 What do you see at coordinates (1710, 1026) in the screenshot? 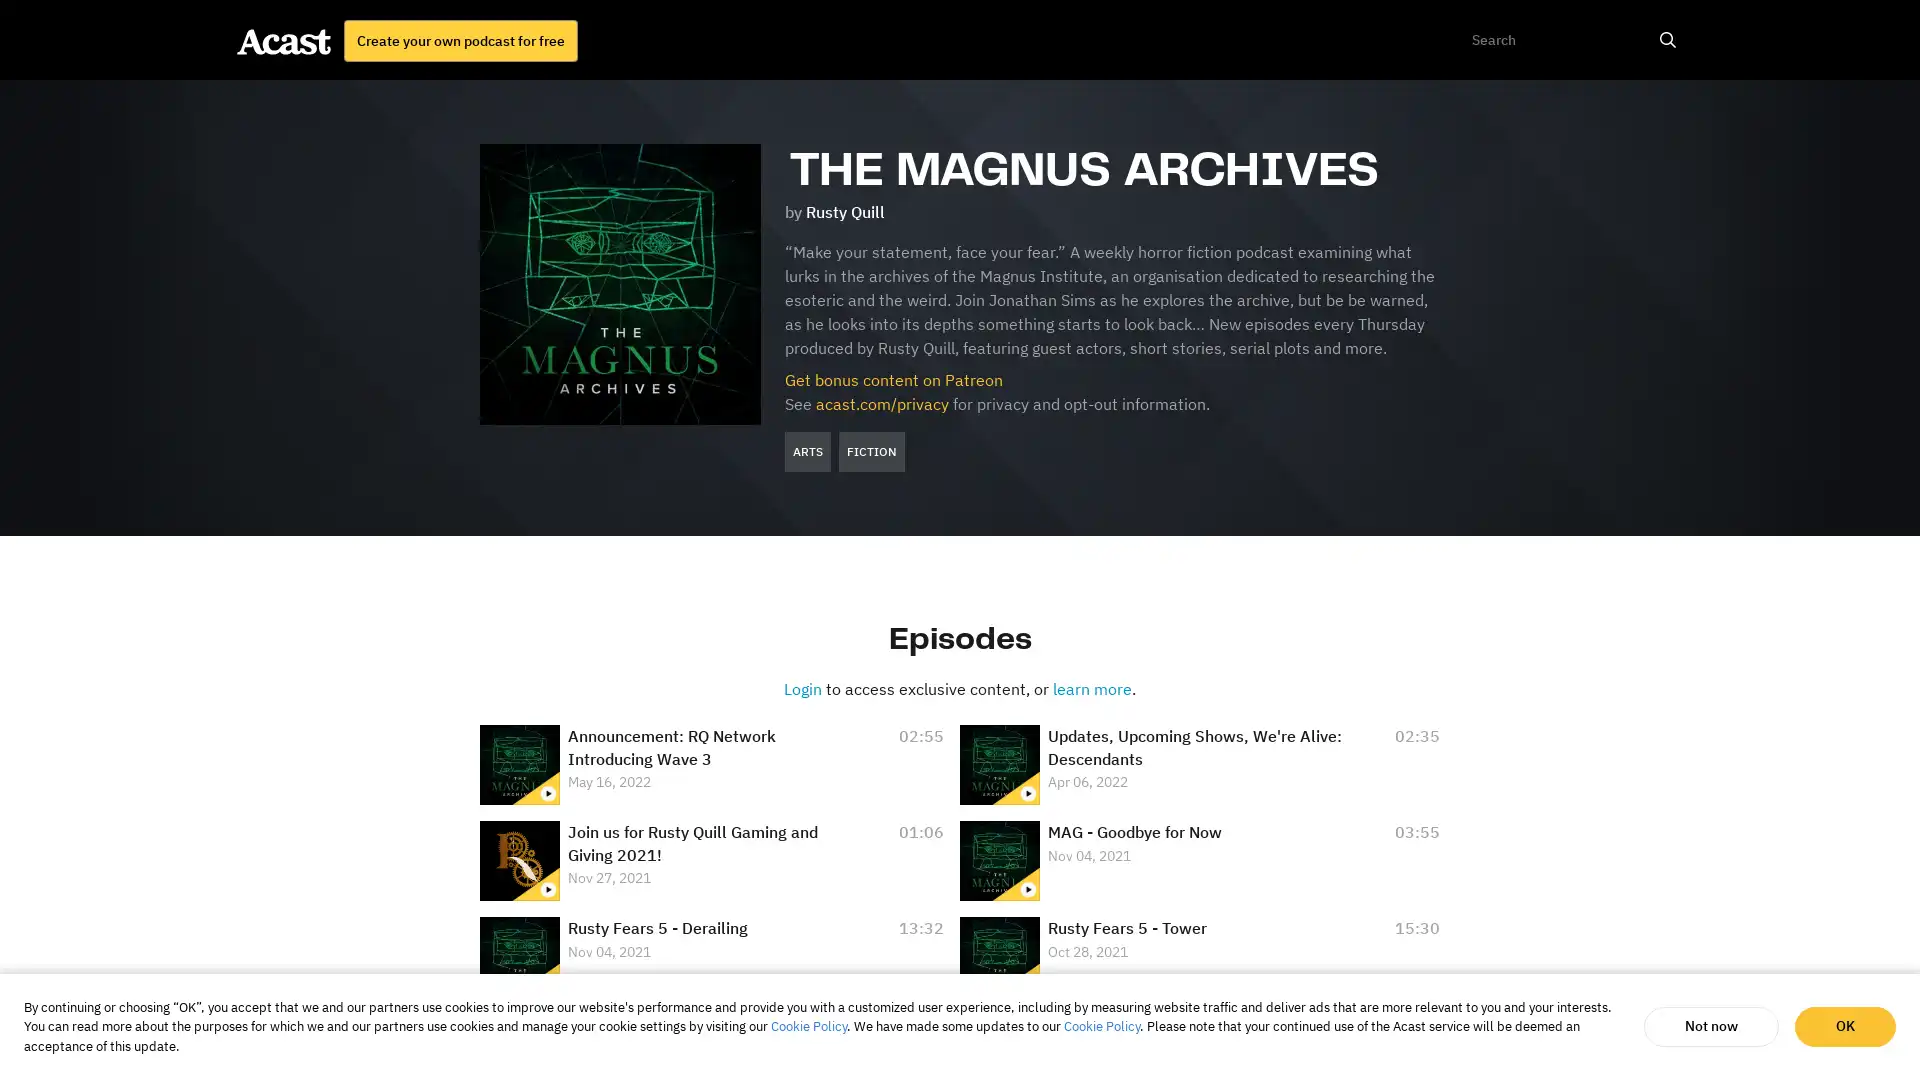
I see `Not now` at bounding box center [1710, 1026].